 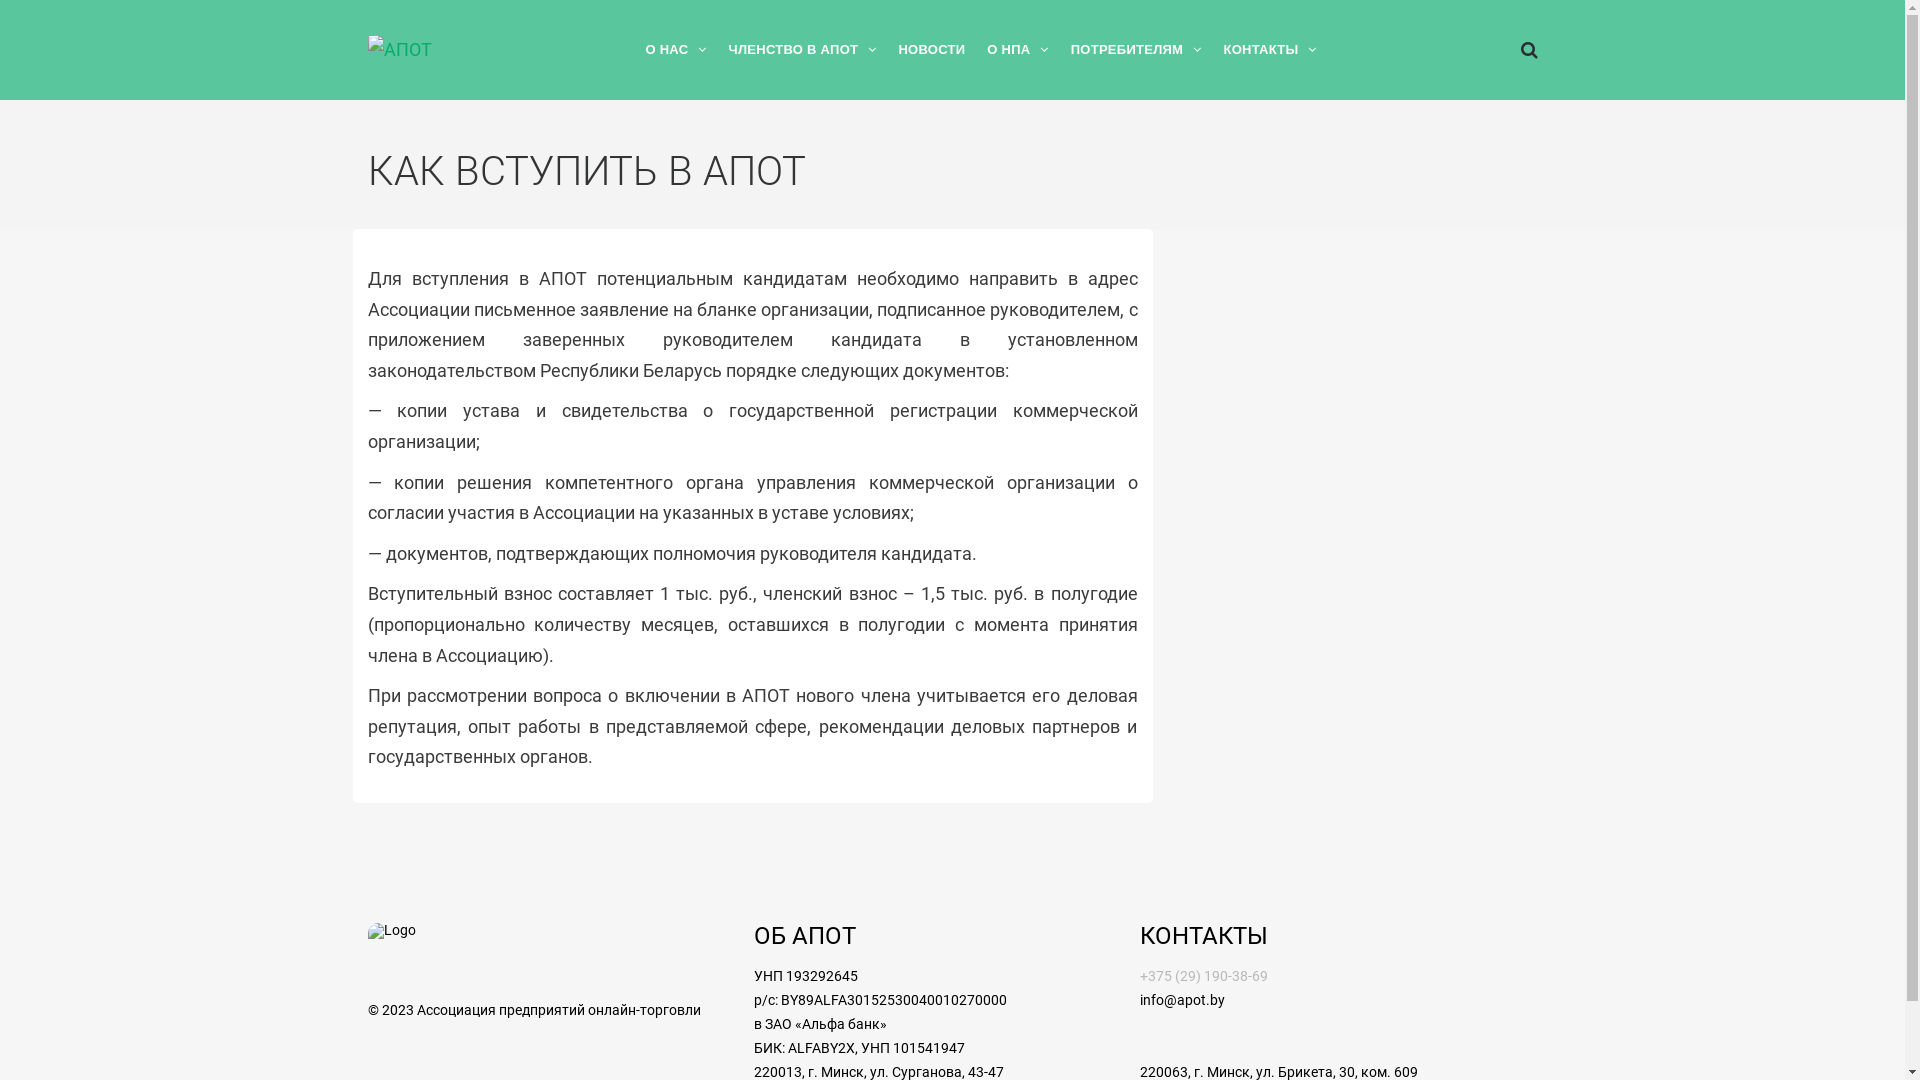 What do you see at coordinates (1203, 974) in the screenshot?
I see `'+375 (29) 190-38-69'` at bounding box center [1203, 974].